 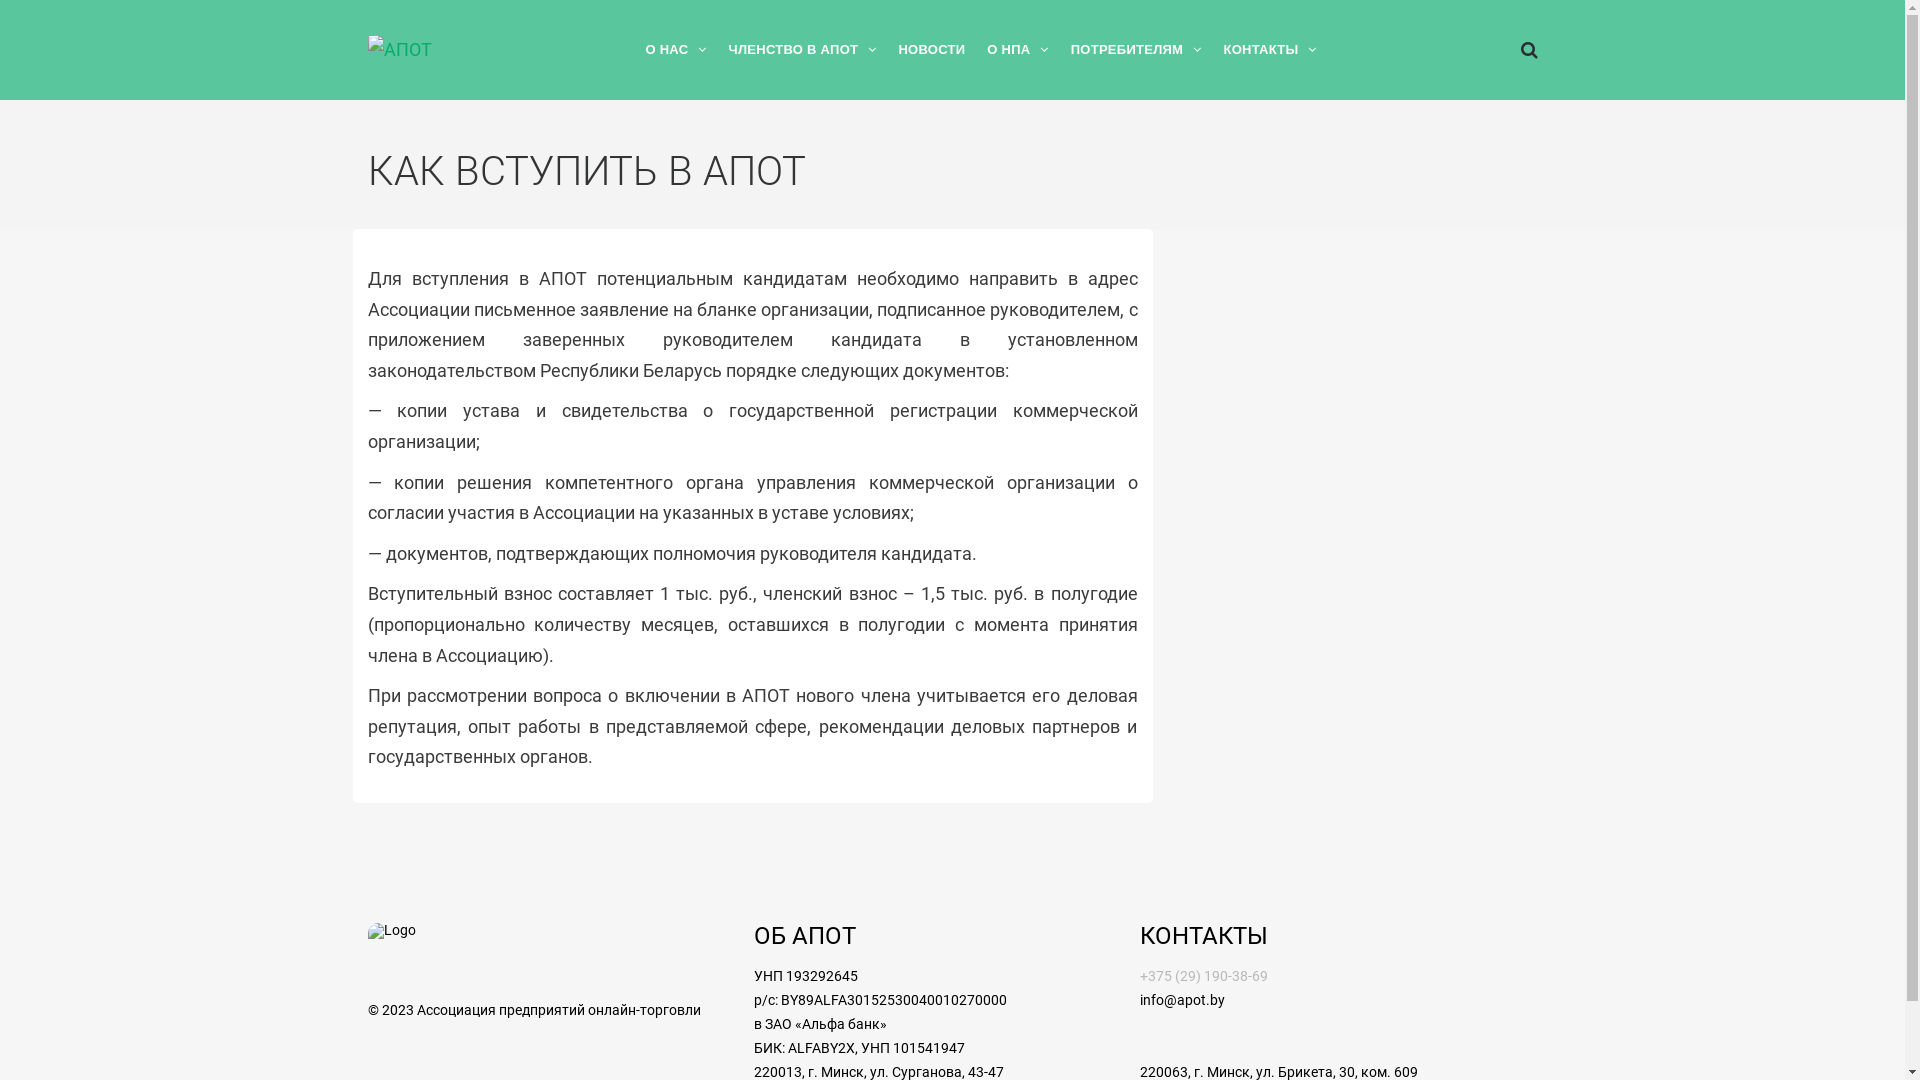 What do you see at coordinates (1203, 974) in the screenshot?
I see `'+375 (29) 190-38-69'` at bounding box center [1203, 974].